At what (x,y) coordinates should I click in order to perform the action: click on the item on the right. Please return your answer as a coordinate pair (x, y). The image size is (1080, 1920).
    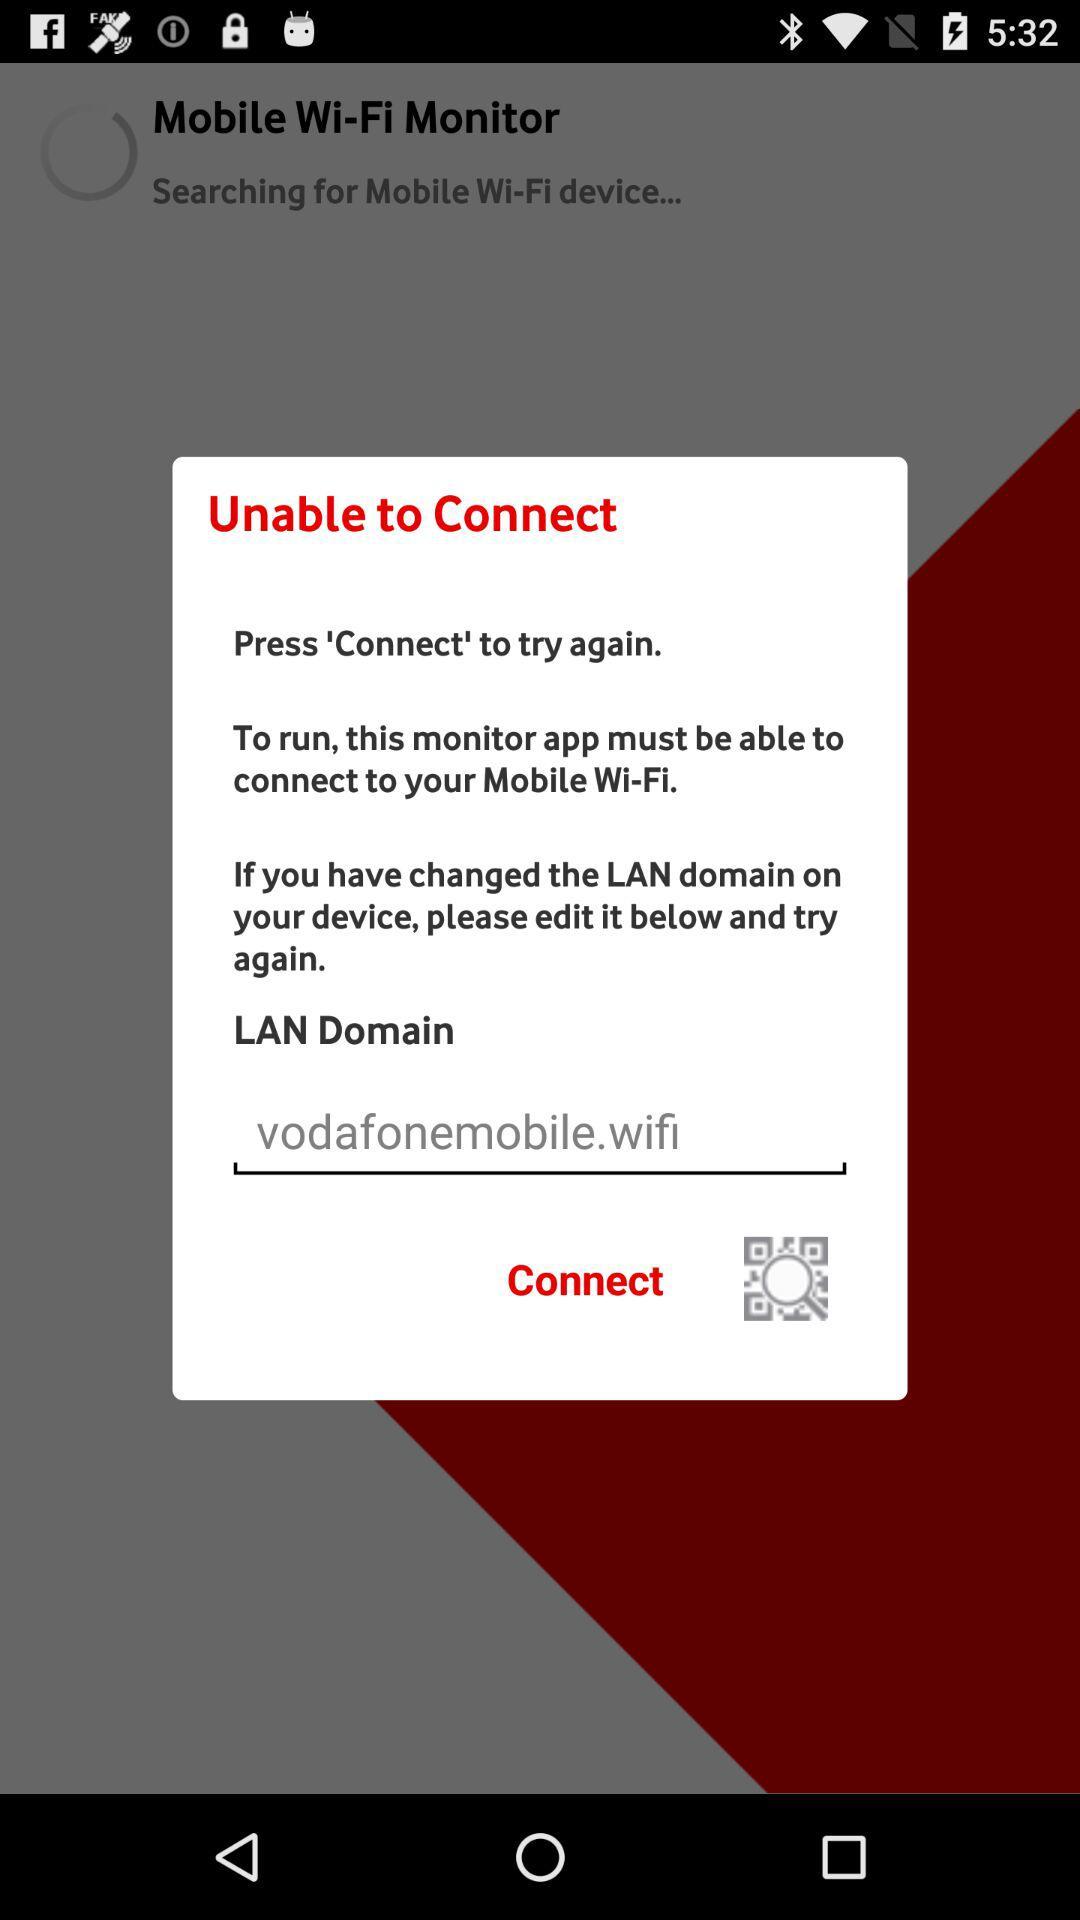
    Looking at the image, I should click on (785, 1277).